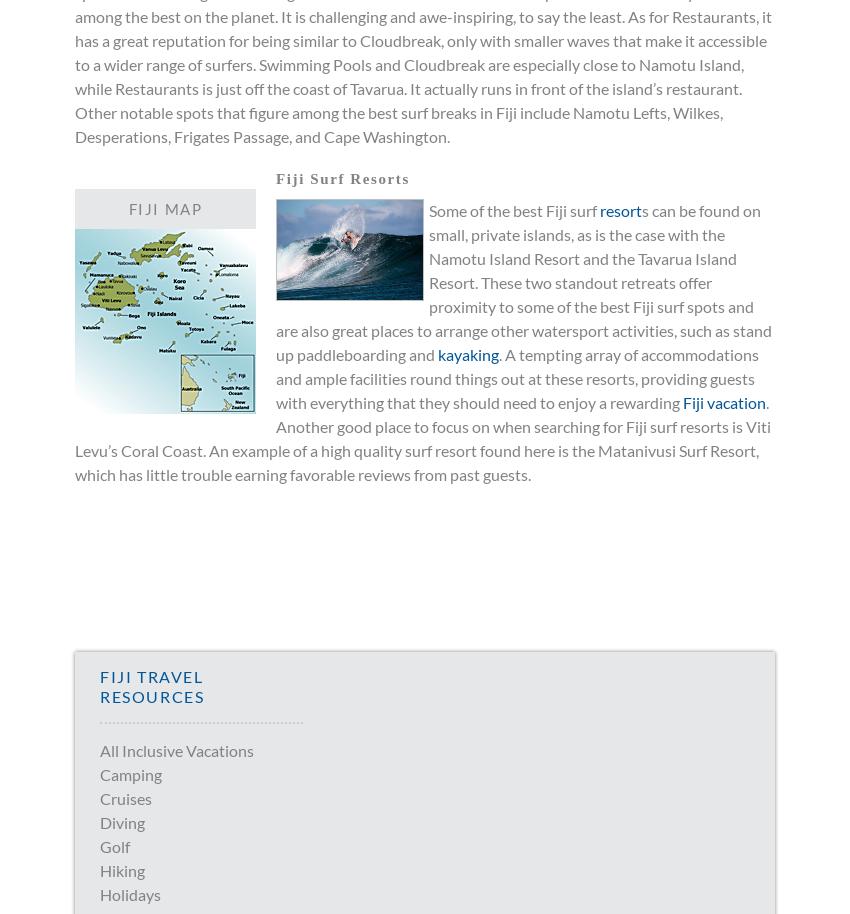  What do you see at coordinates (128, 209) in the screenshot?
I see `'Fiji Map'` at bounding box center [128, 209].